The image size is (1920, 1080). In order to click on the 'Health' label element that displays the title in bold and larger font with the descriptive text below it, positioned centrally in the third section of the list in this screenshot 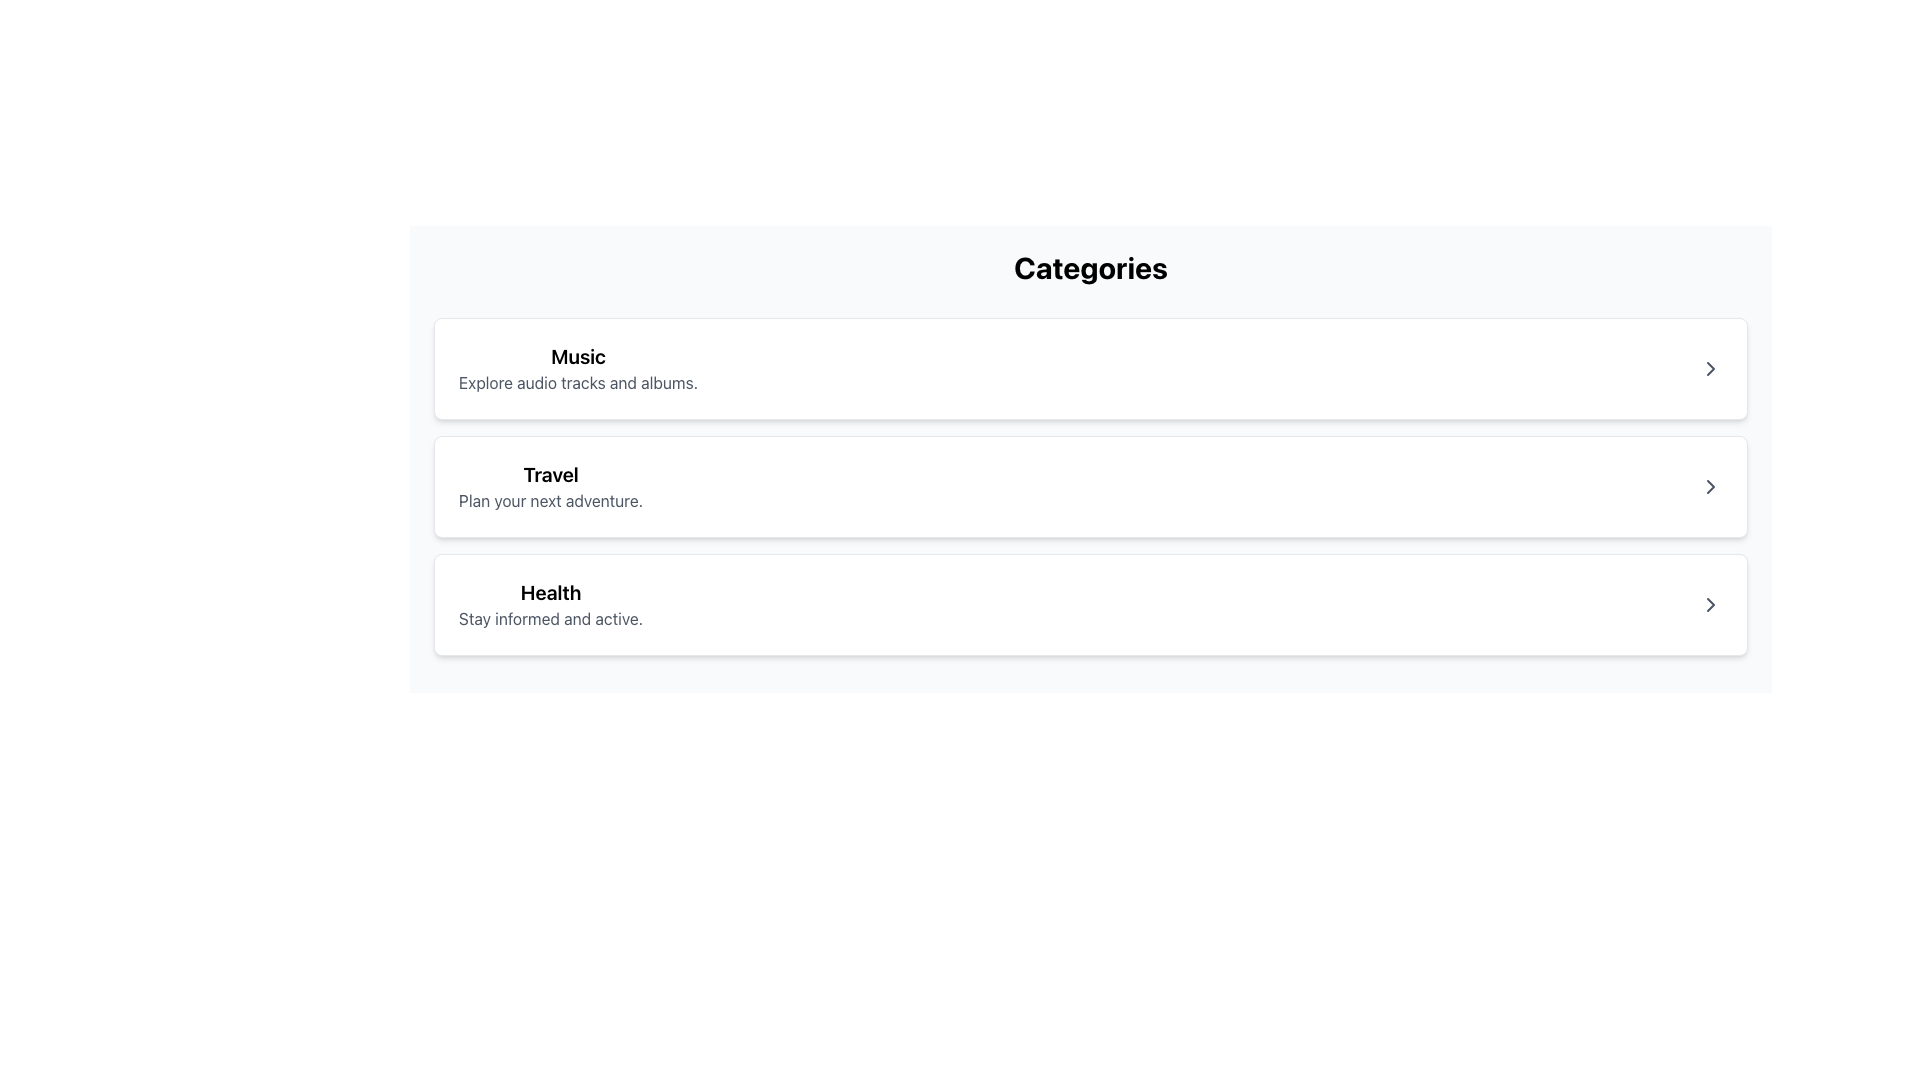, I will do `click(551, 604)`.